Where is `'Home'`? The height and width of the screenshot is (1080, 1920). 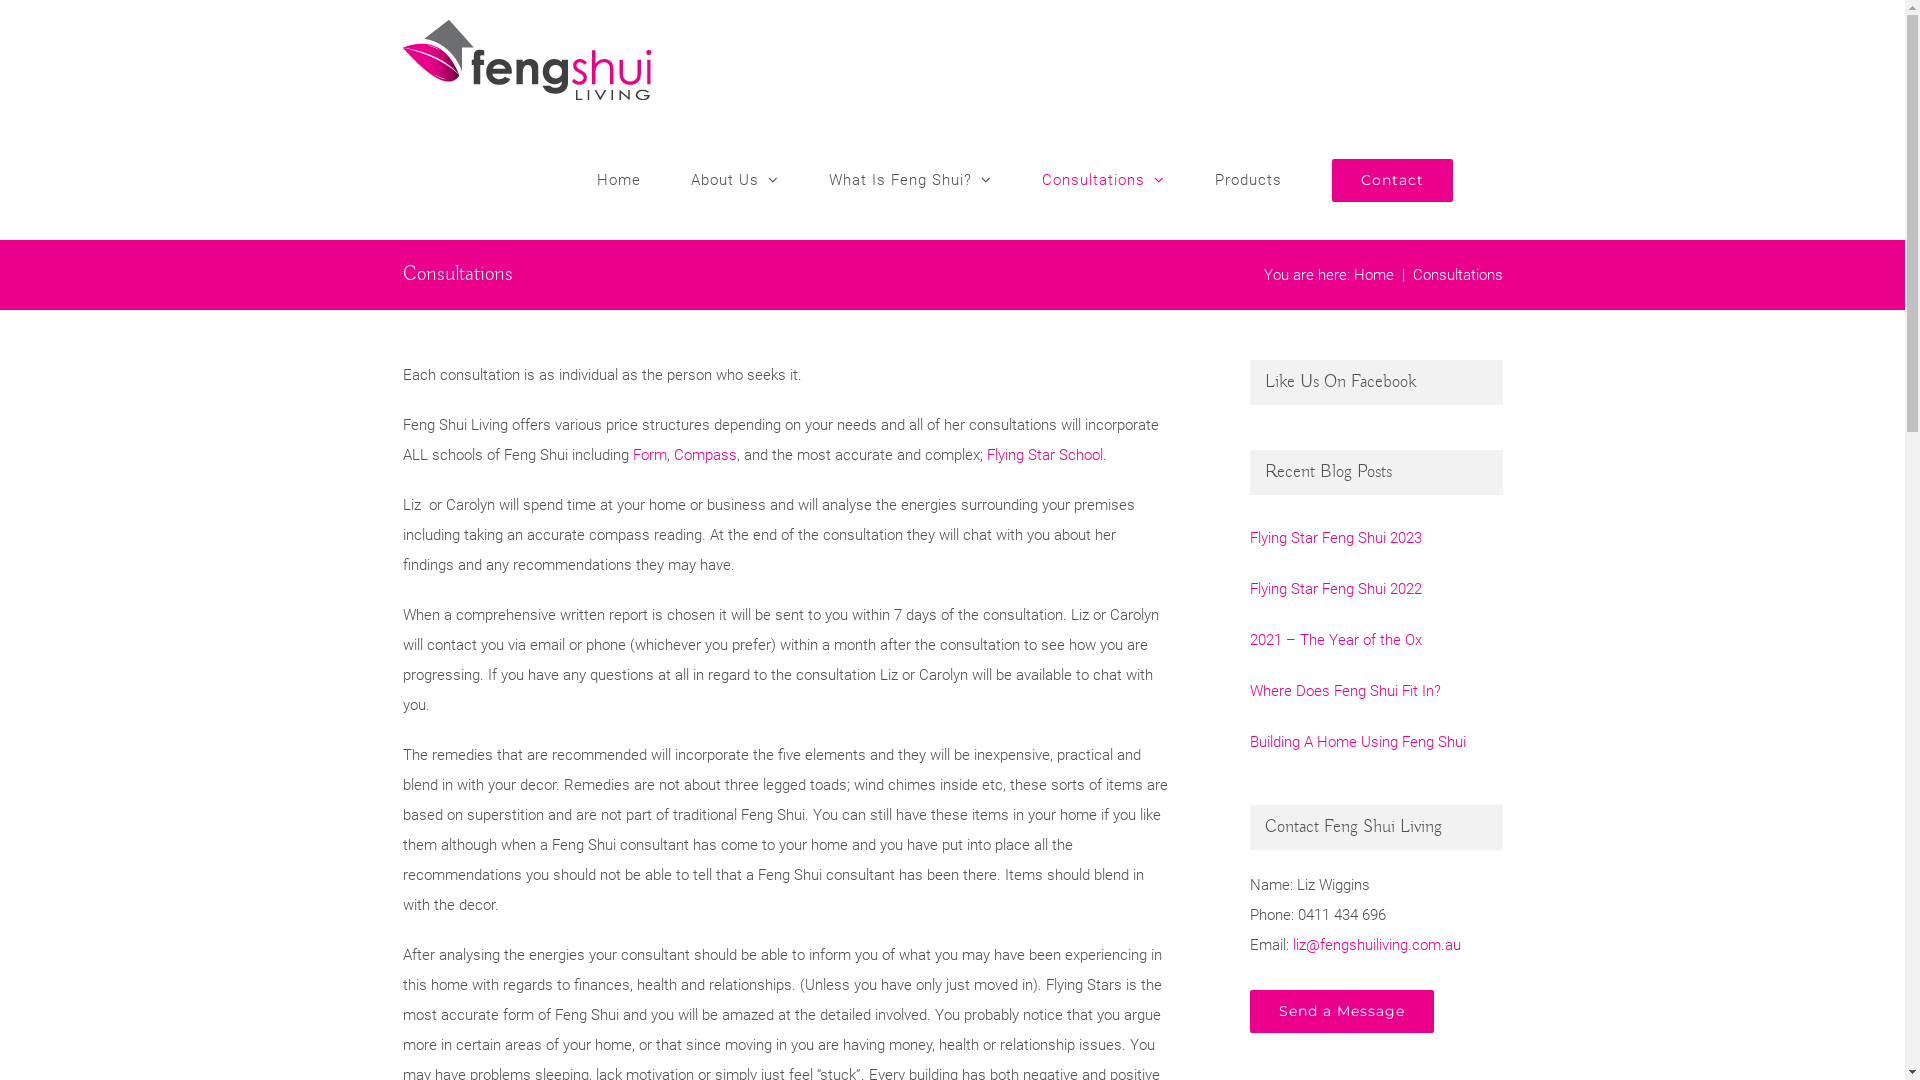 'Home' is located at coordinates (617, 180).